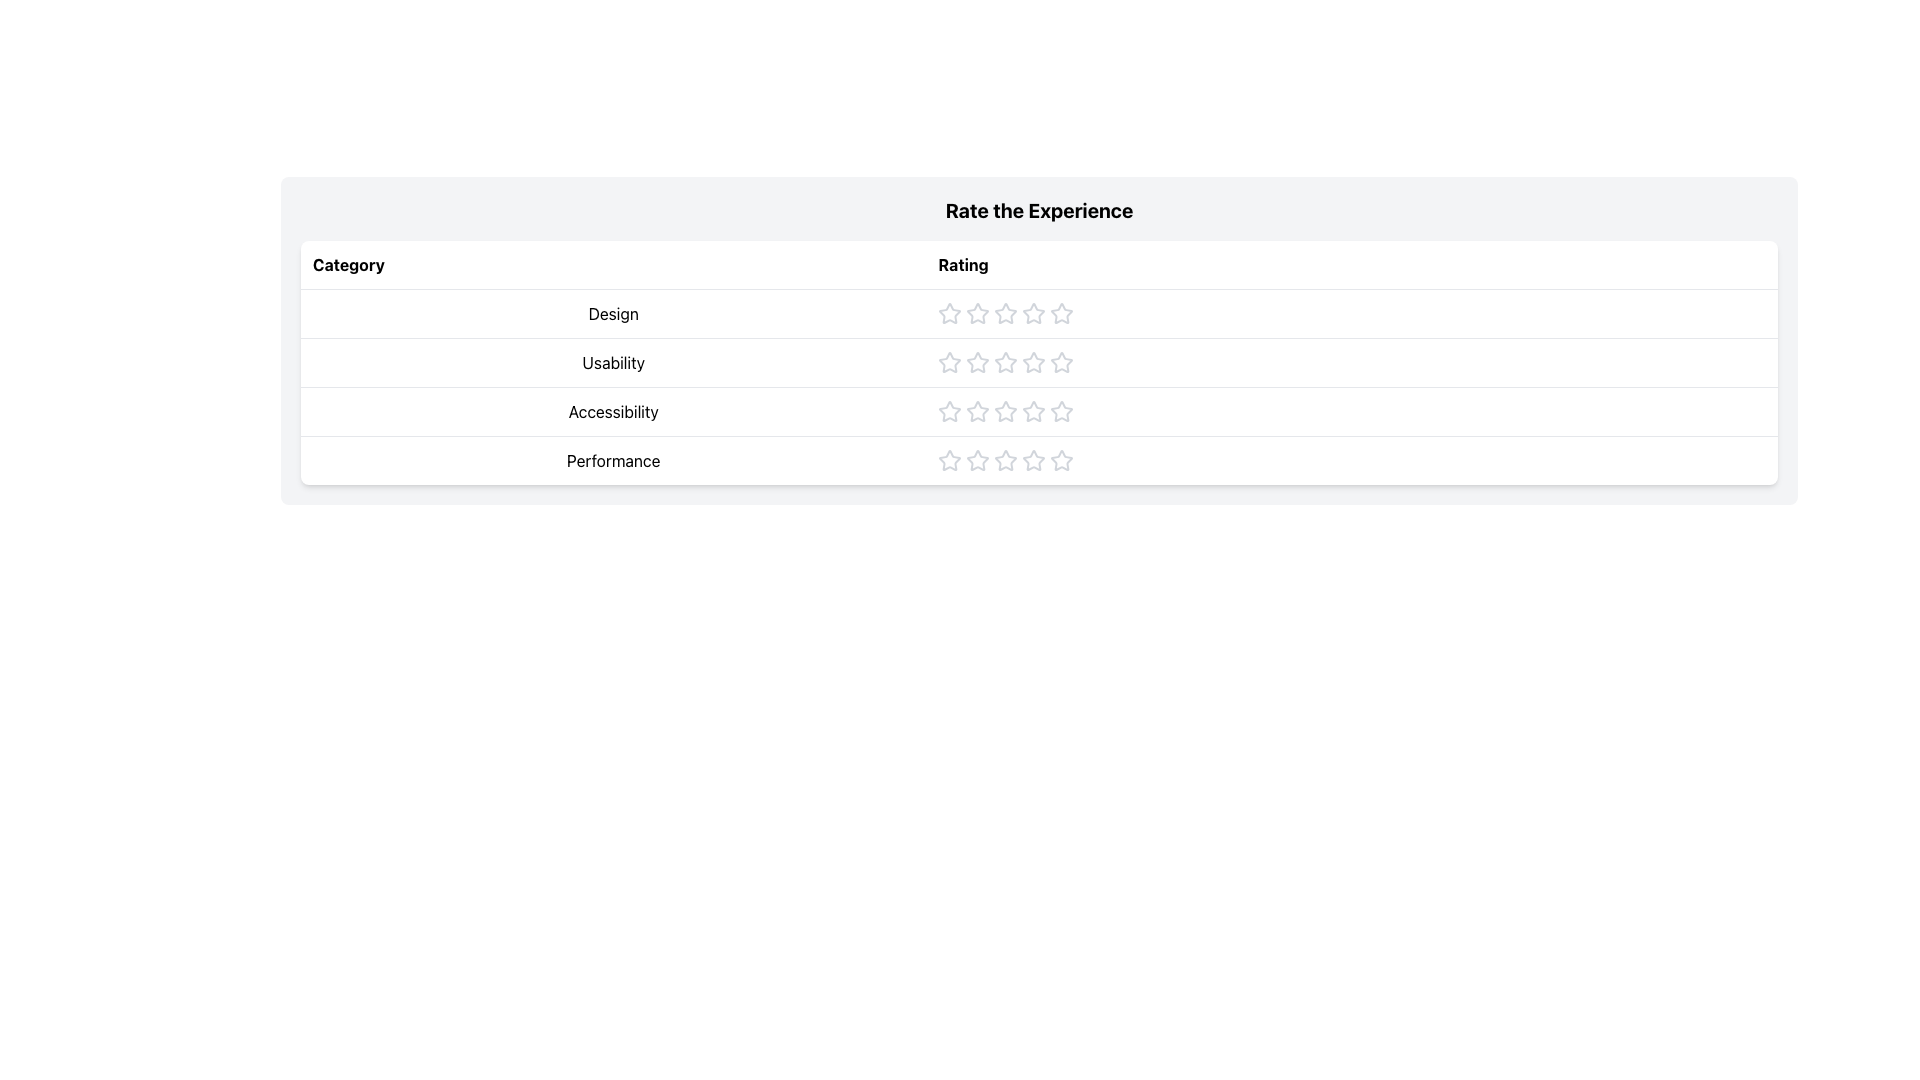  What do you see at coordinates (1006, 411) in the screenshot?
I see `the fifth star in the Accessibility rating system` at bounding box center [1006, 411].